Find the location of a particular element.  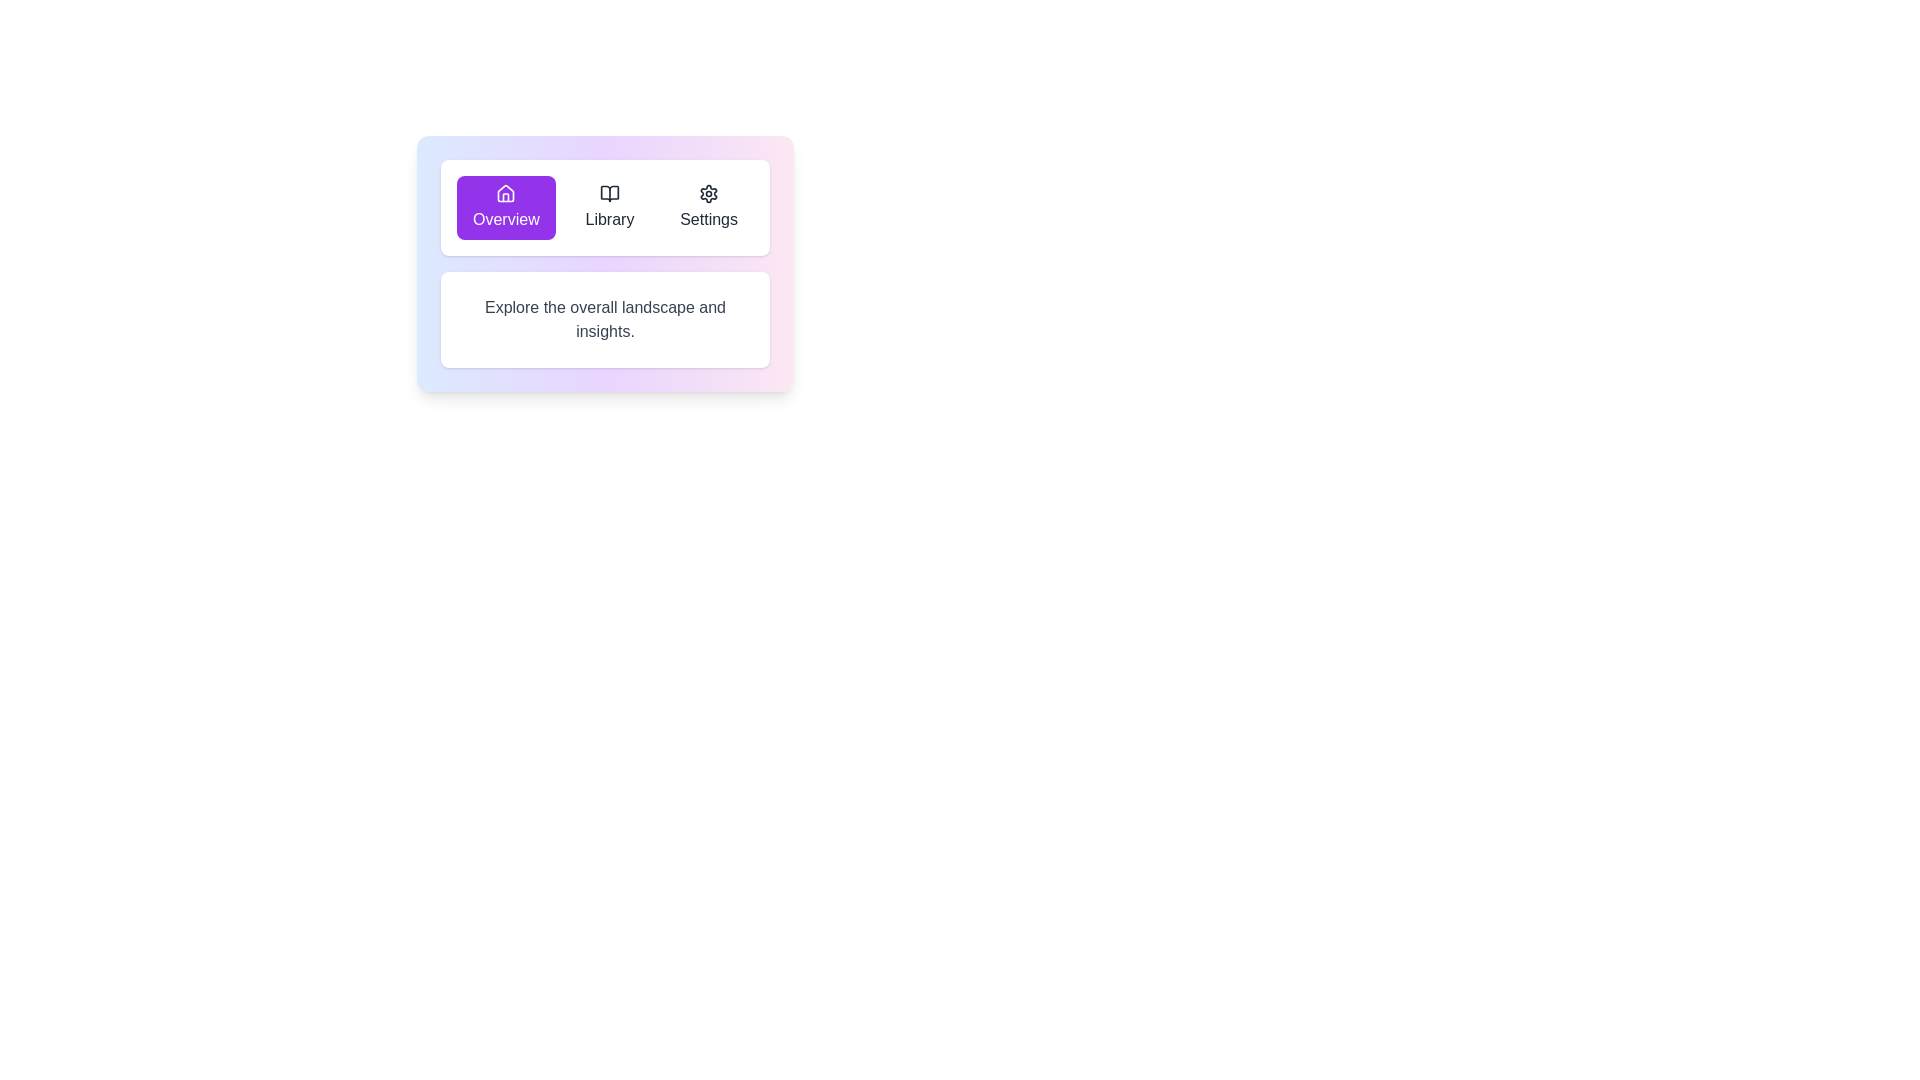

the gear-shaped icon located at the rightmost position of the three icons at the top of the section is located at coordinates (709, 193).